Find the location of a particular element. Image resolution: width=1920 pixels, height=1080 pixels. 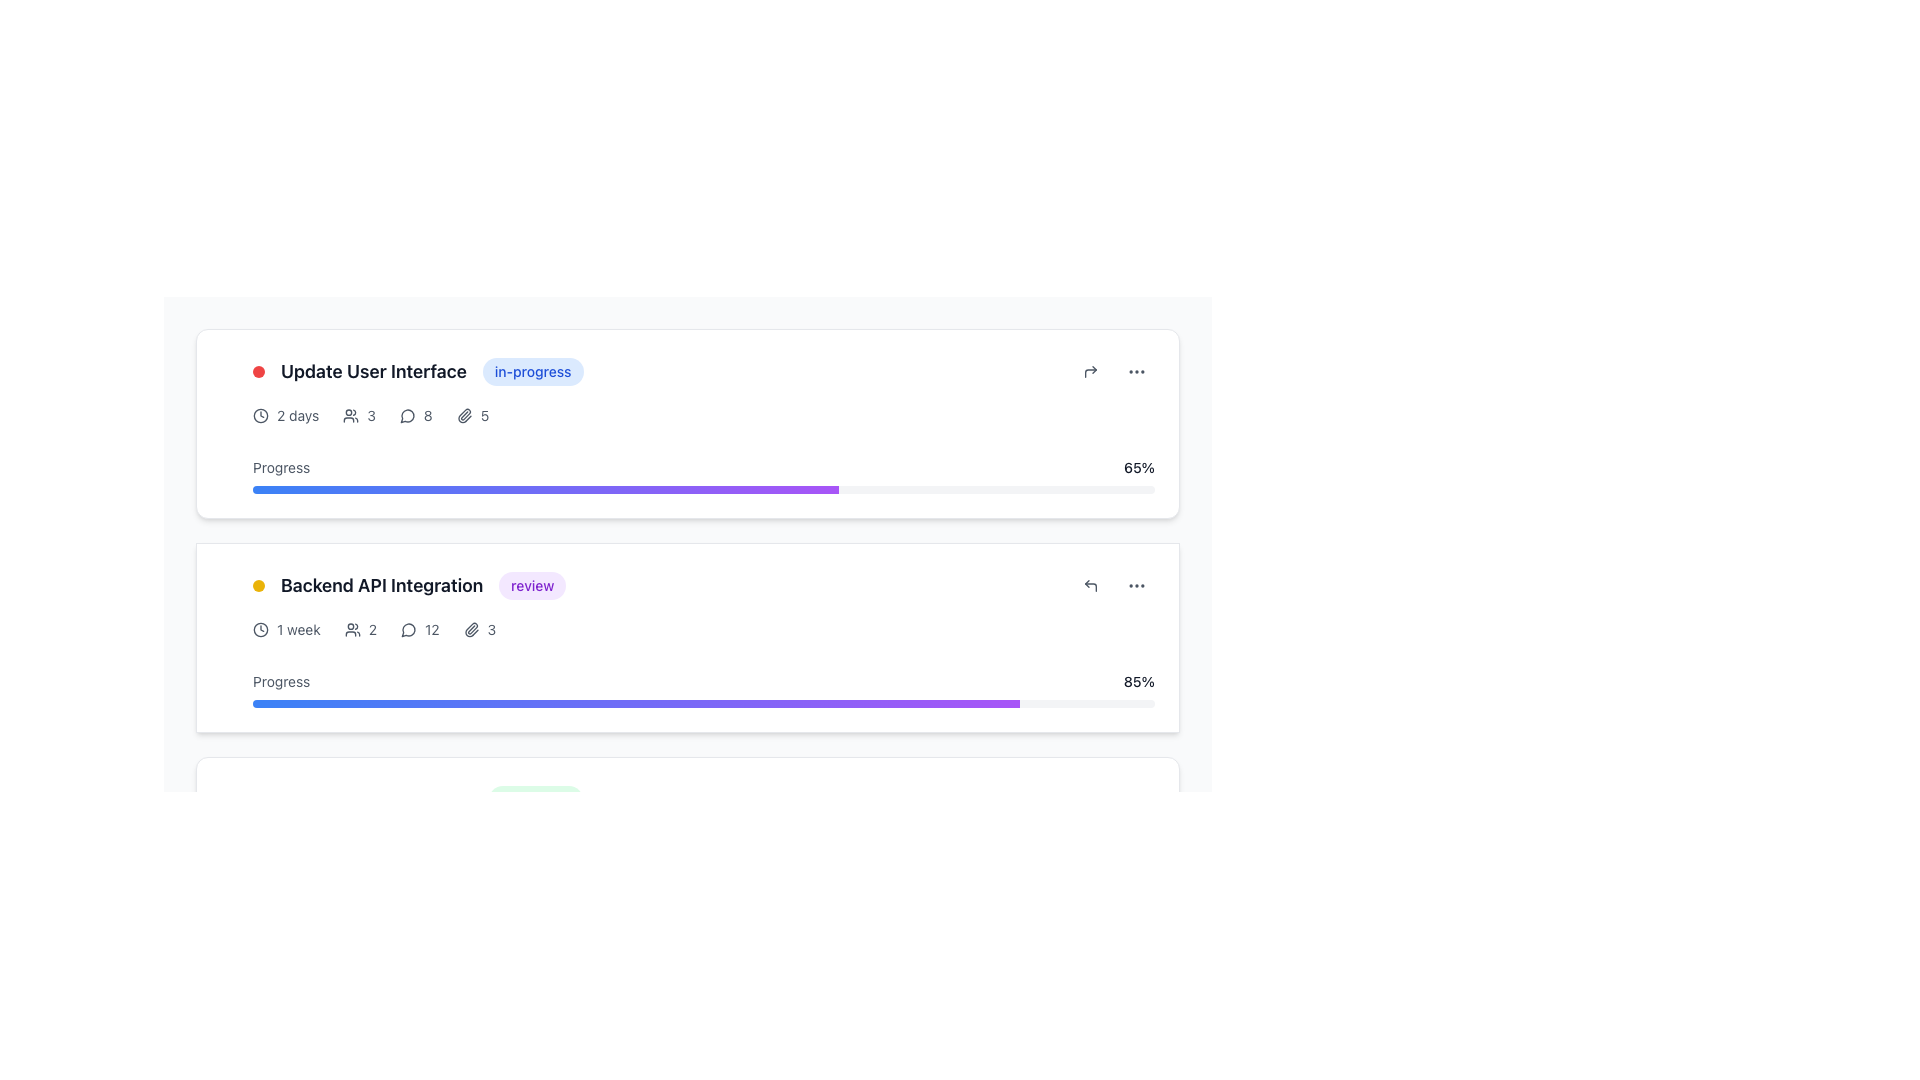

the message/comment icon located to the left of the number '8' and to the right of another icon within the metadata group for the task 'Update User Interface' is located at coordinates (407, 415).